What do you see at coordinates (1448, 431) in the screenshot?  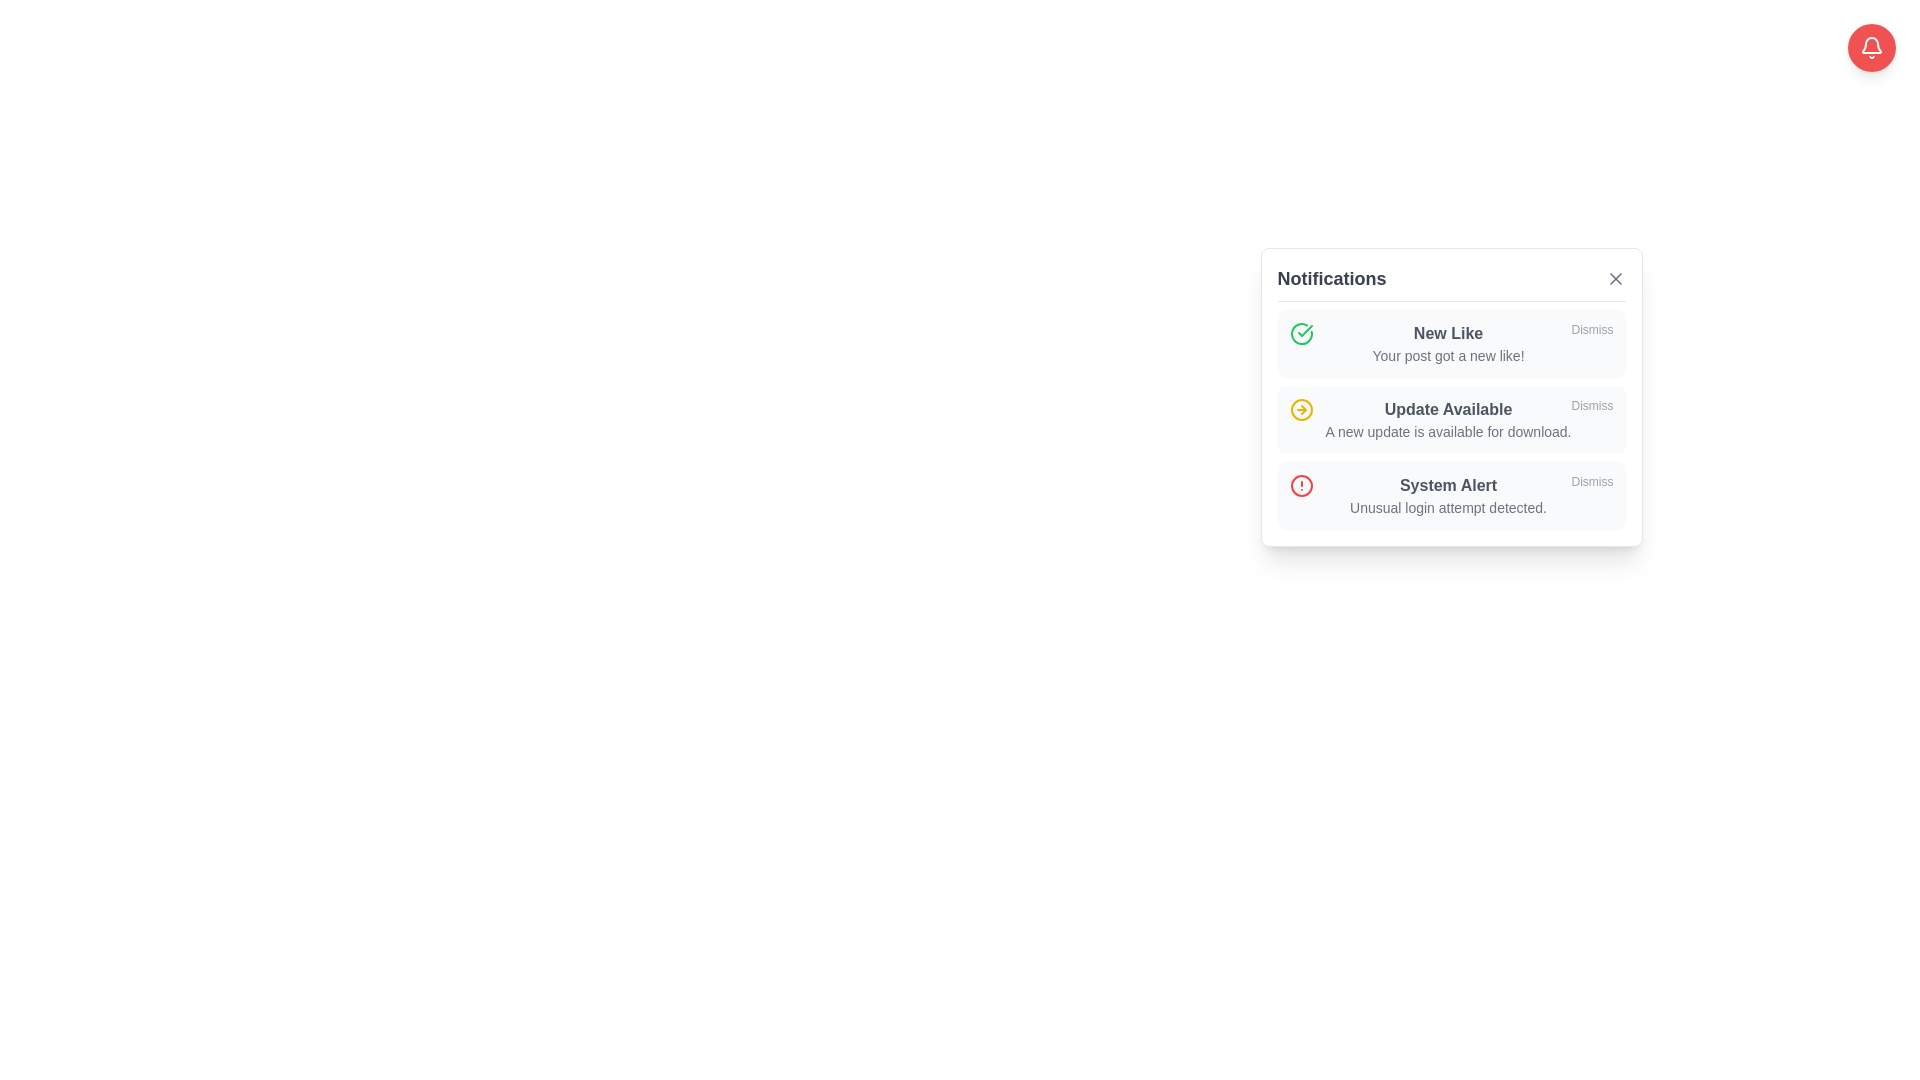 I see `the text element that informs the user about the availability of a new update, located in the notification card under the heading 'Notifications' and labeled 'Update Available'` at bounding box center [1448, 431].